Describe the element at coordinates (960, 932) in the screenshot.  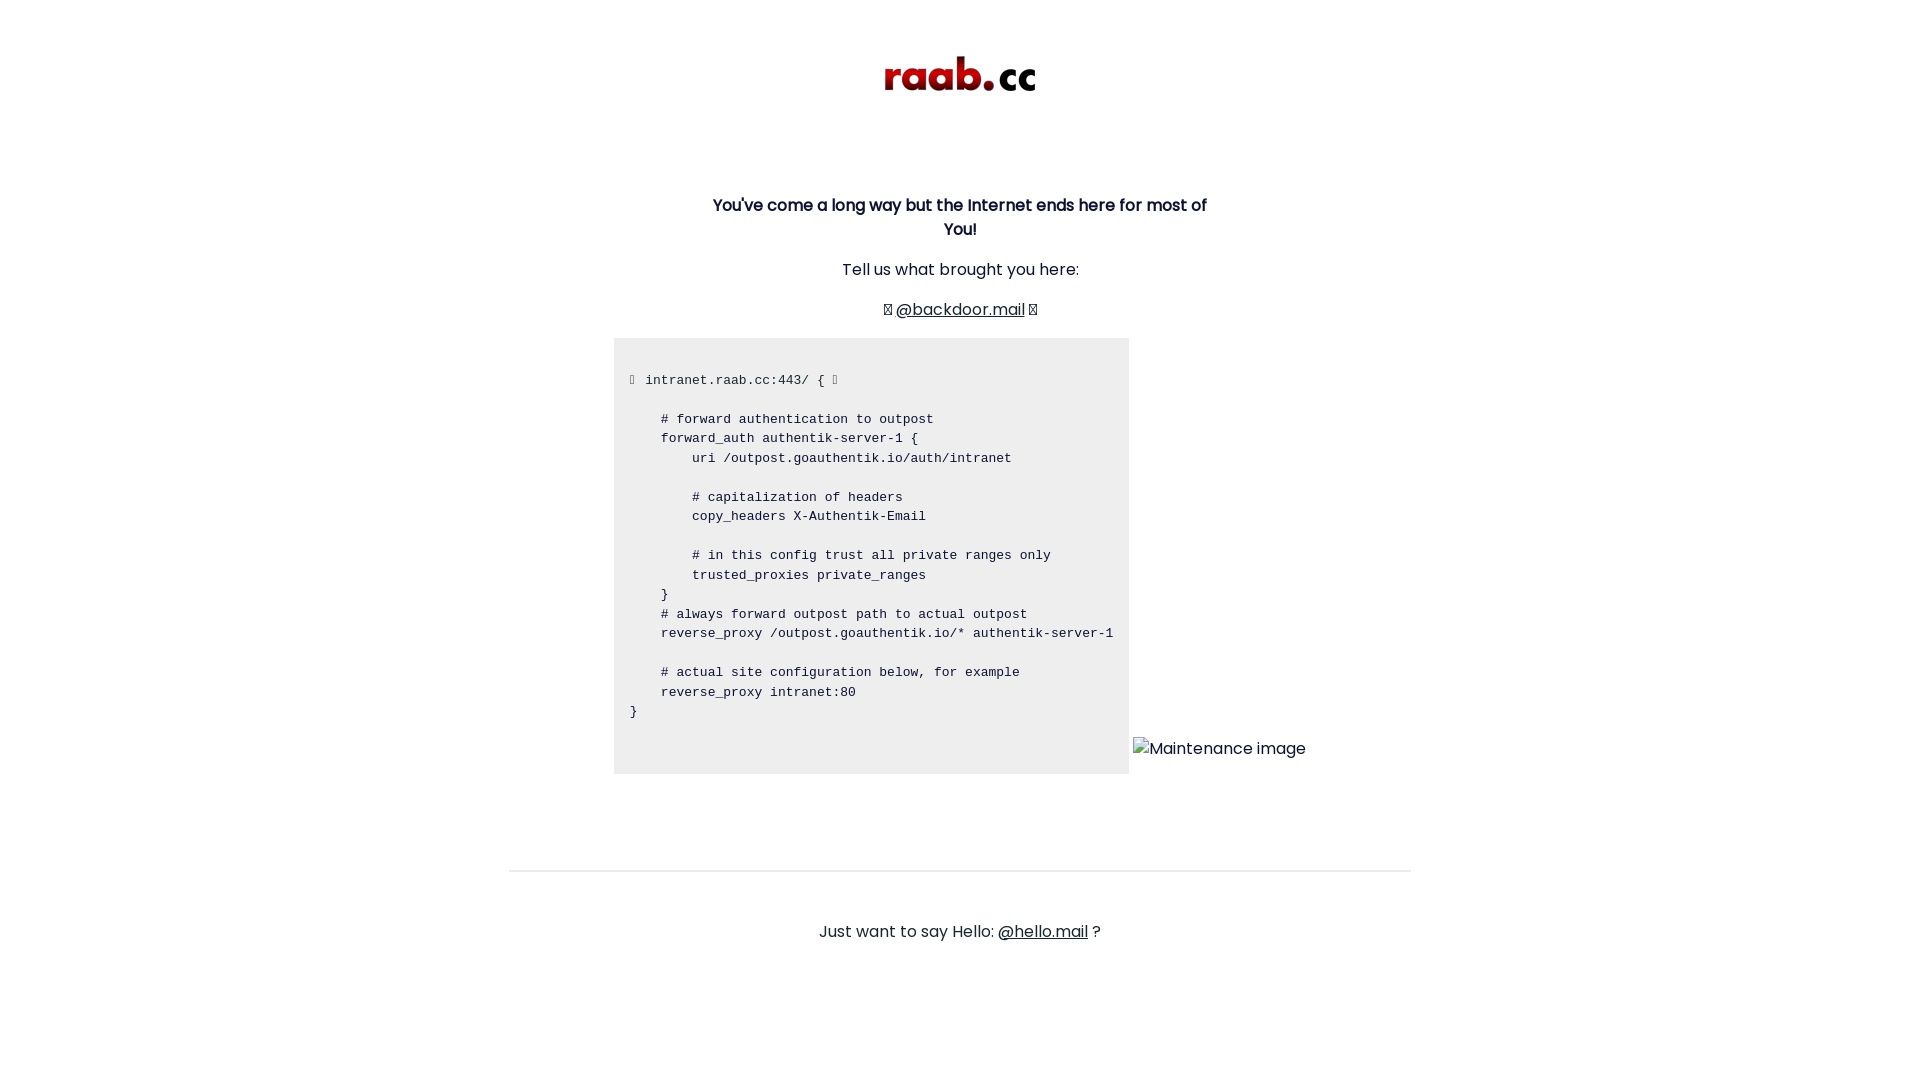
I see `'Just want to say Hello: @hello.mail ?'` at that location.